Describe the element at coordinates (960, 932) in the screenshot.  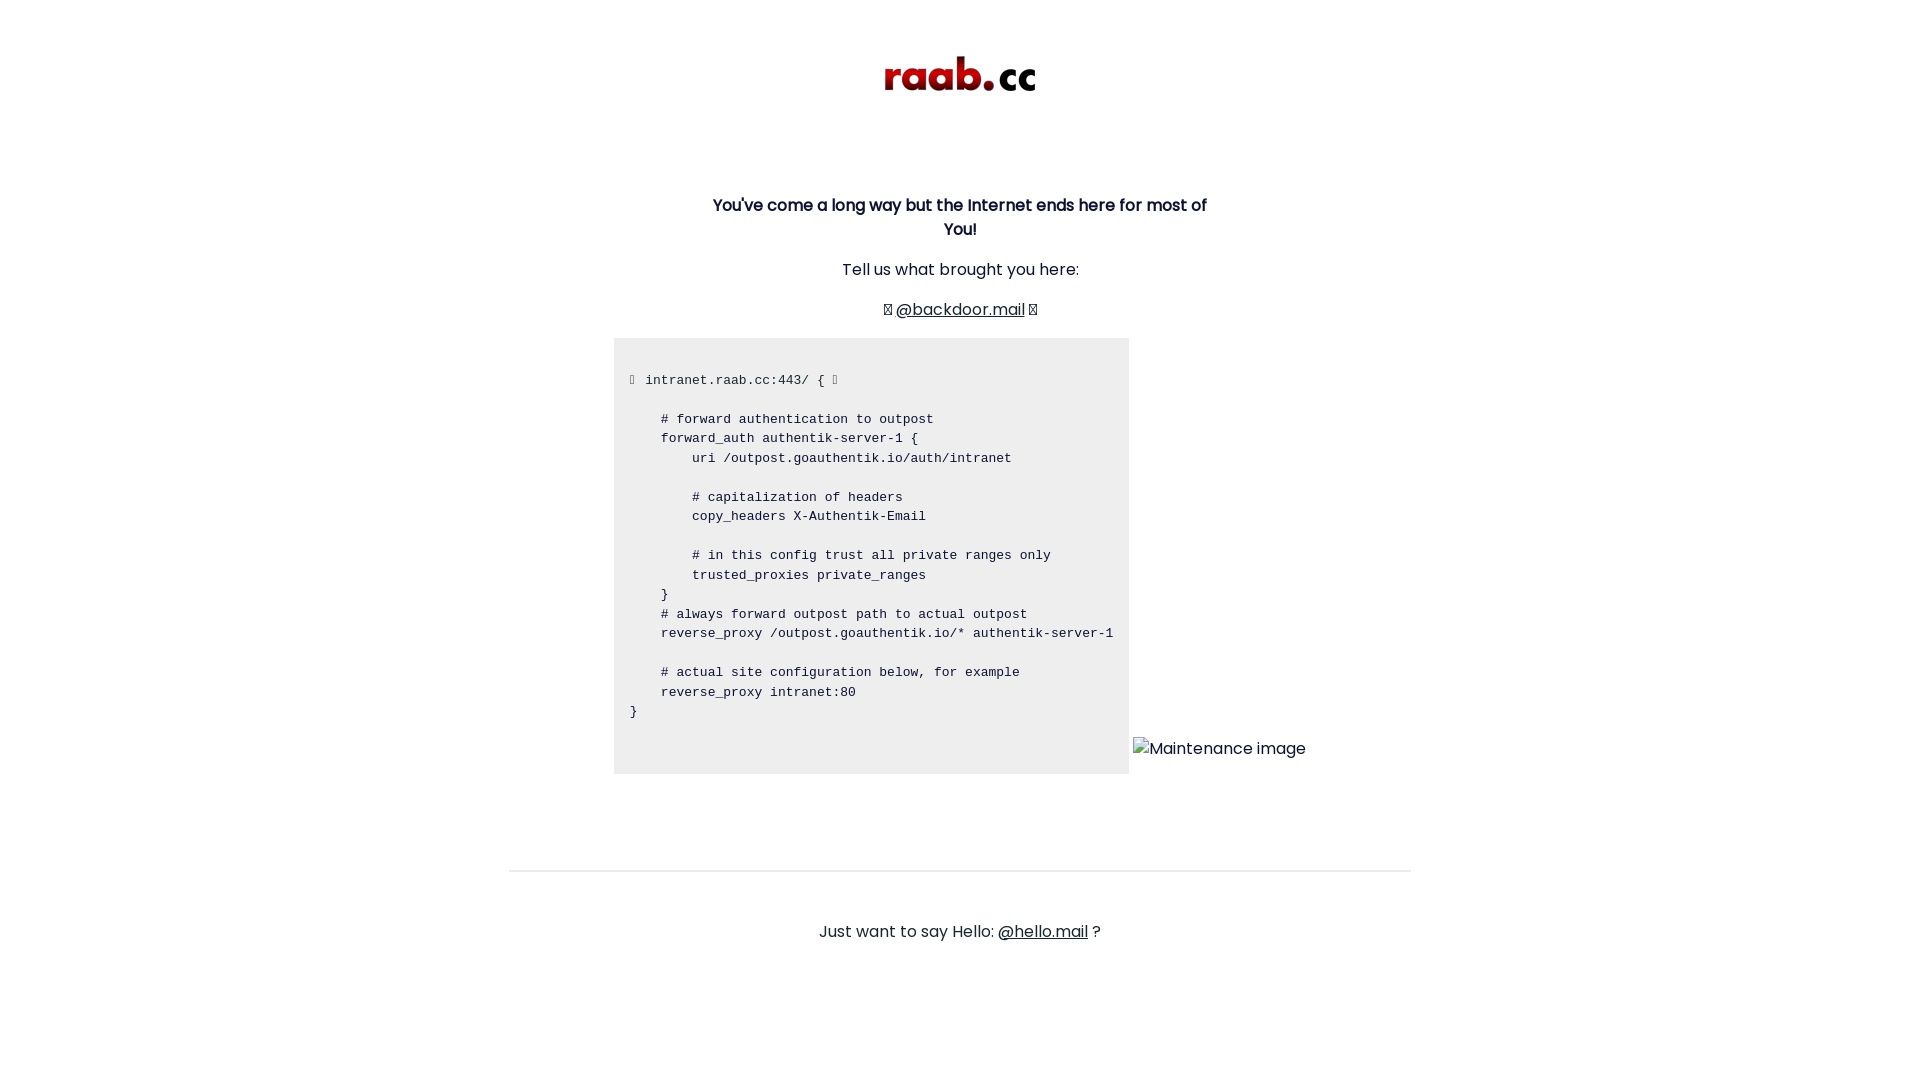
I see `'Just want to say Hello: @hello.mail ?'` at that location.